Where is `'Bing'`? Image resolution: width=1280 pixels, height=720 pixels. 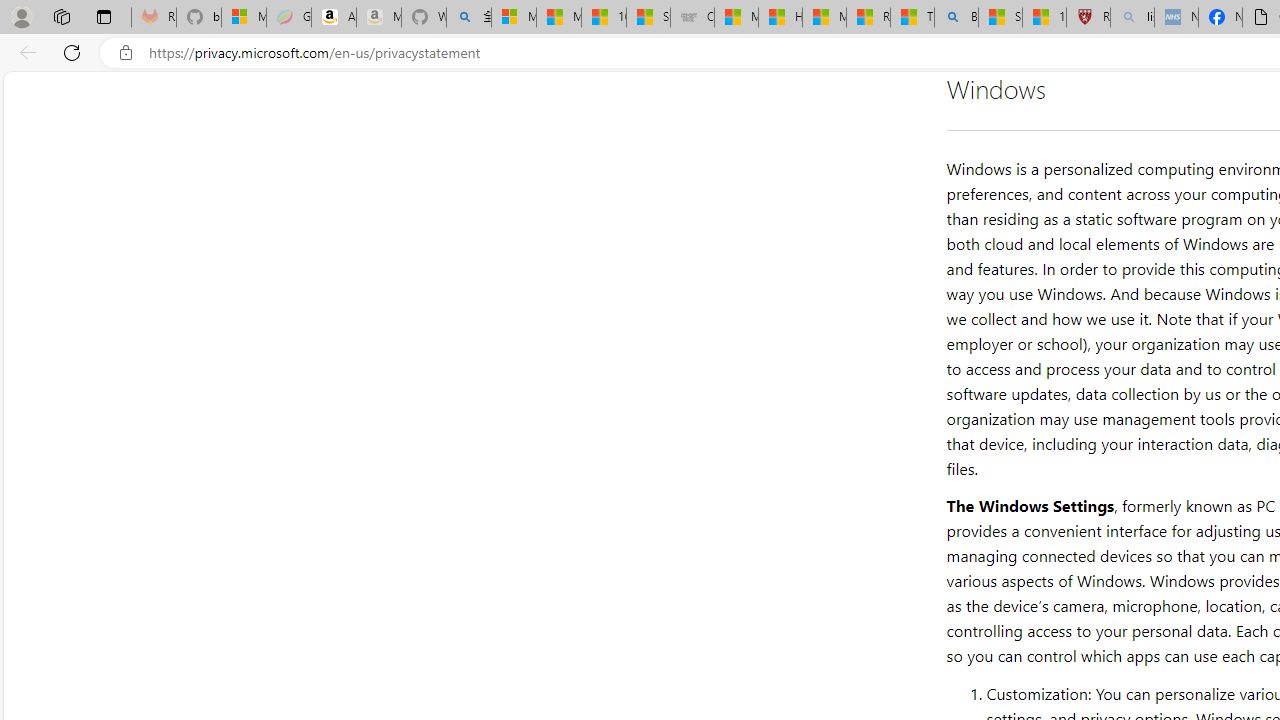 'Bing' is located at coordinates (955, 17).